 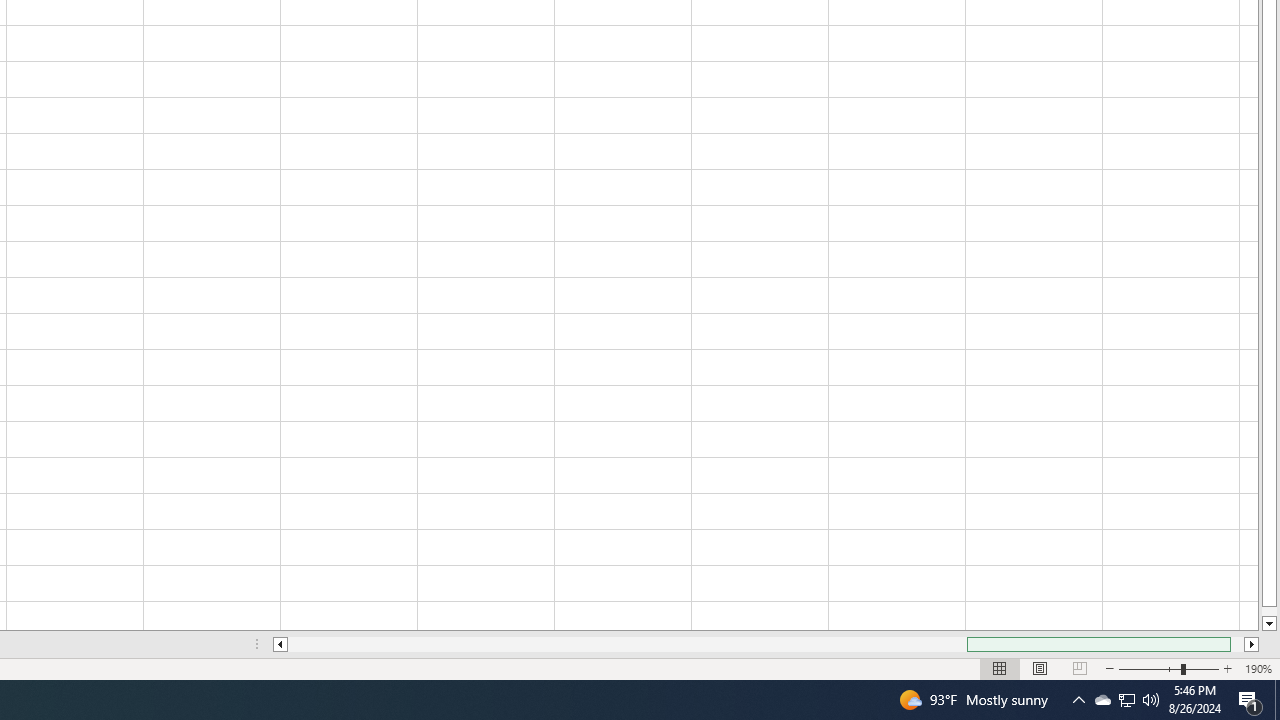 I want to click on 'Line down', so click(x=1268, y=623).